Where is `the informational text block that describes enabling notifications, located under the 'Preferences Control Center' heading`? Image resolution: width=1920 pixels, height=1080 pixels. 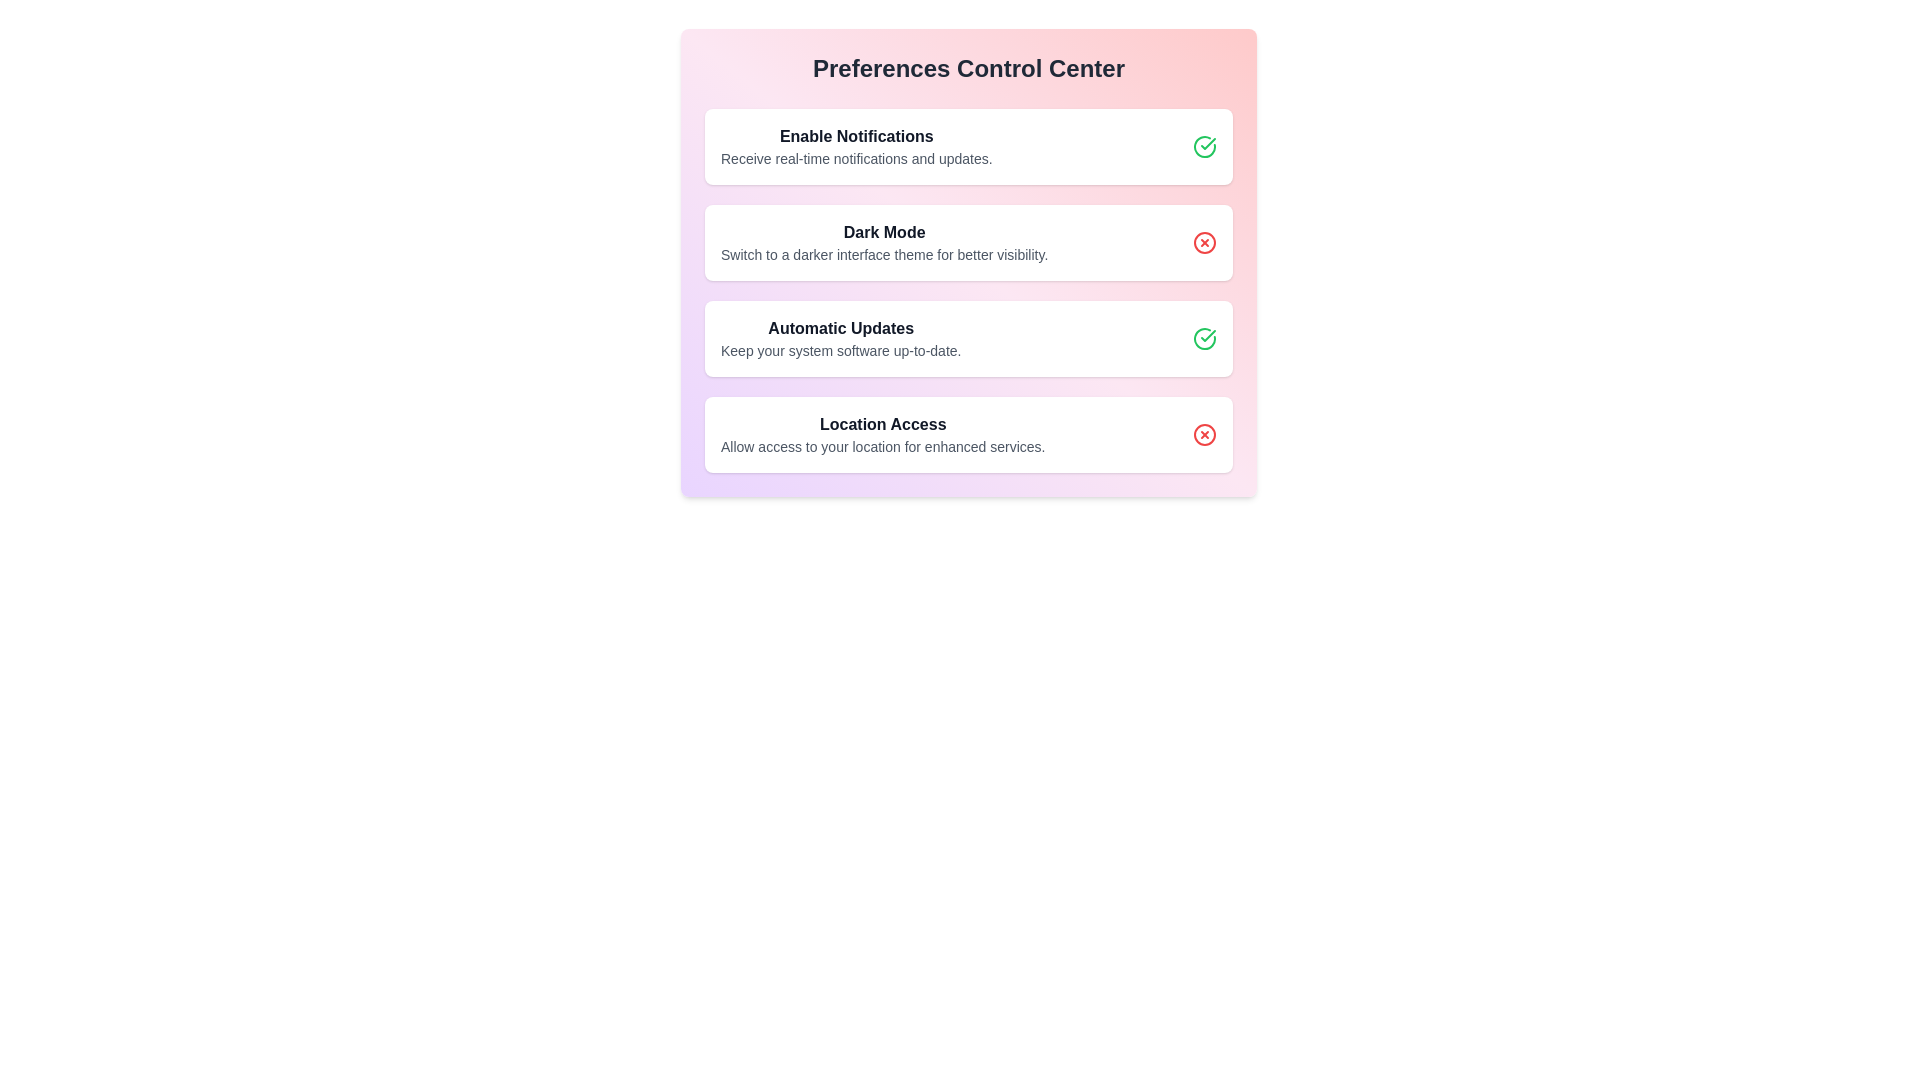
the informational text block that describes enabling notifications, located under the 'Preferences Control Center' heading is located at coordinates (856, 145).